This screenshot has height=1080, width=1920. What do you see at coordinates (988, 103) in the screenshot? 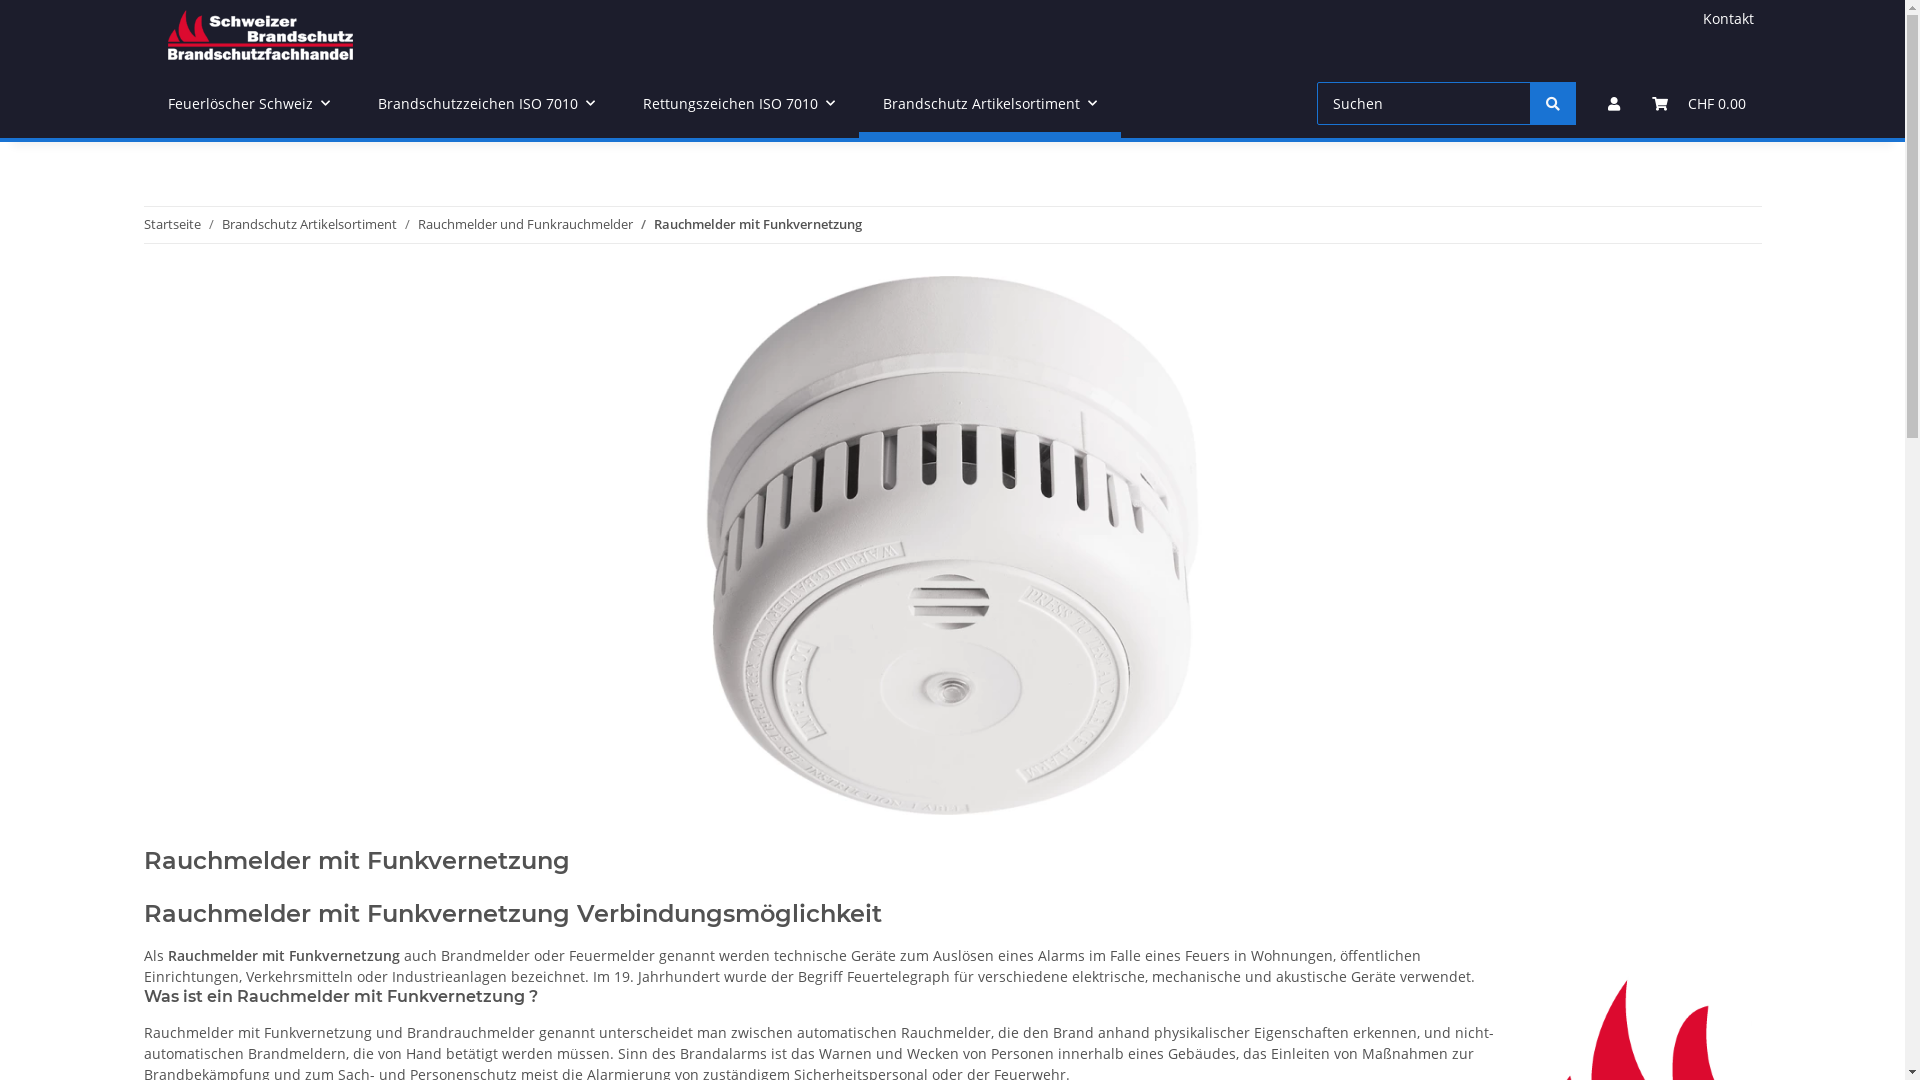
I see `'Brandschutz Artikelsortiment'` at bounding box center [988, 103].